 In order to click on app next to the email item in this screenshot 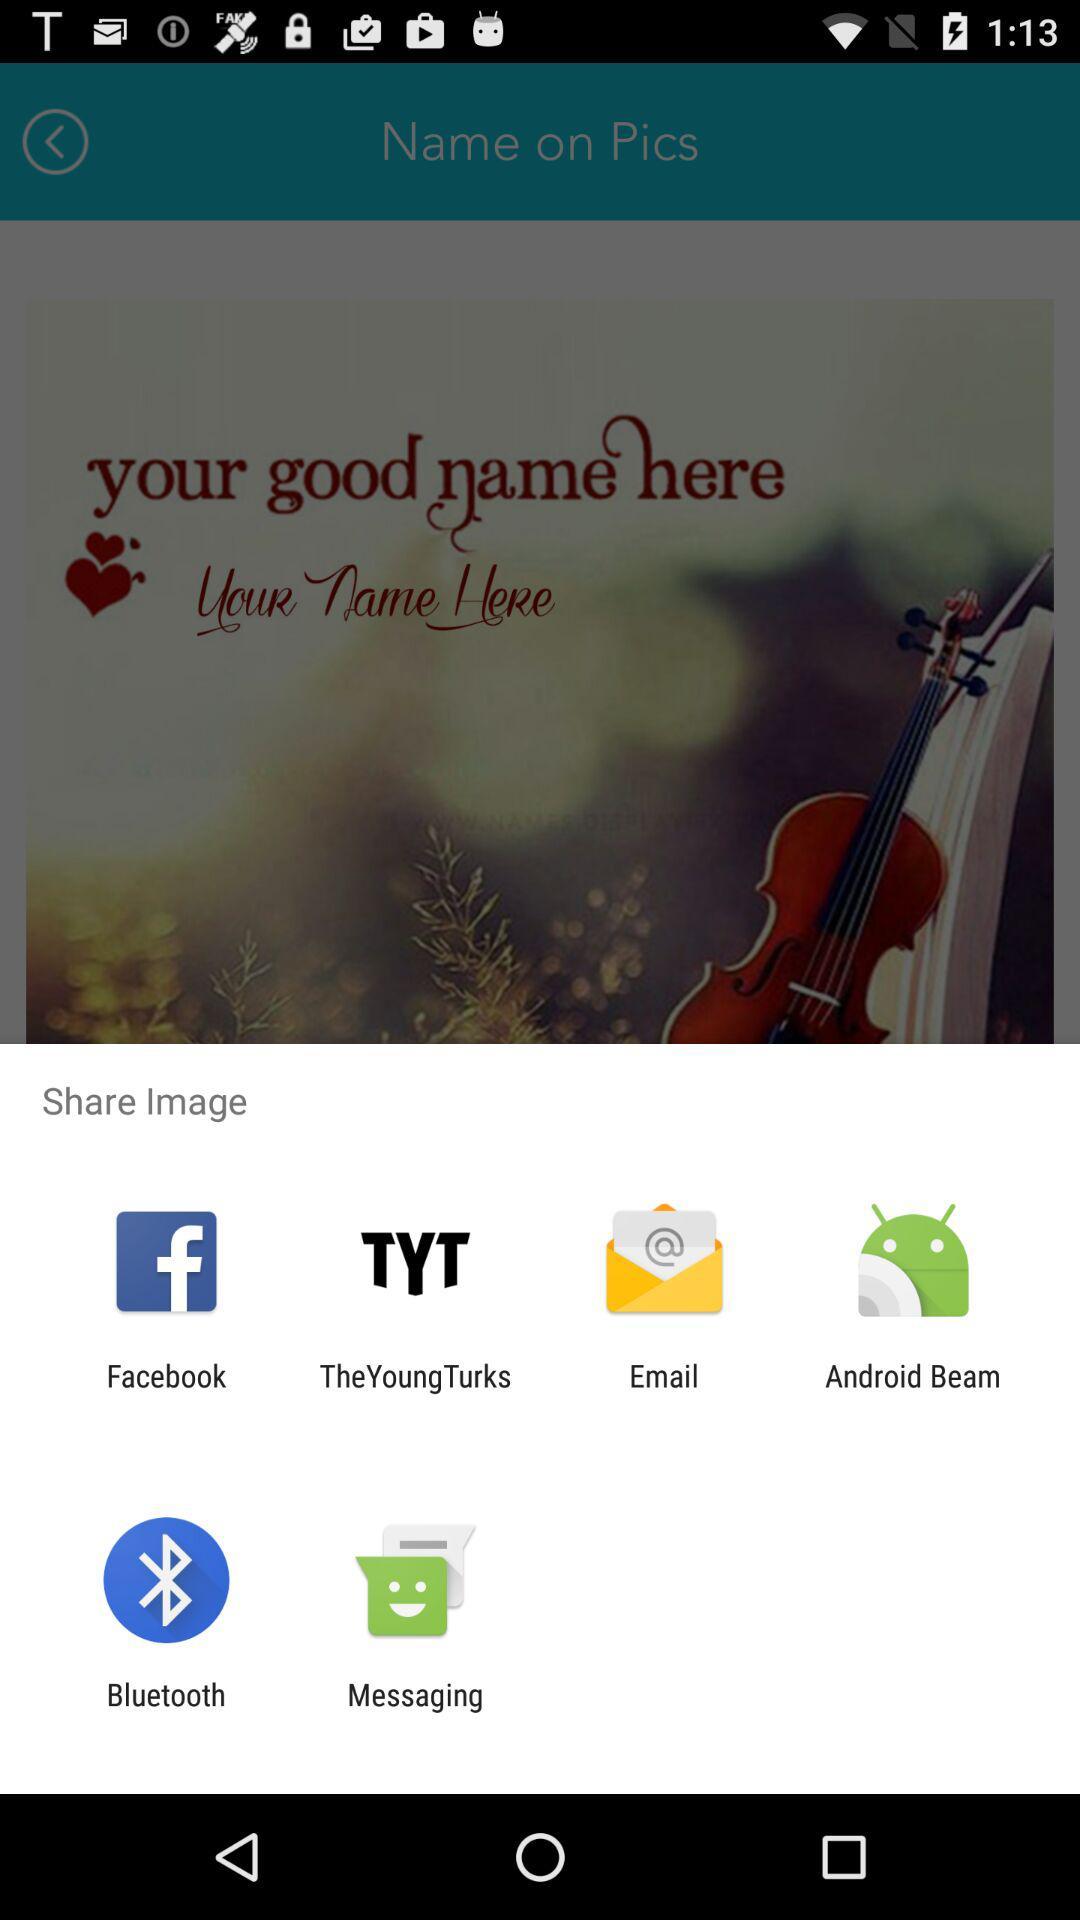, I will do `click(913, 1392)`.